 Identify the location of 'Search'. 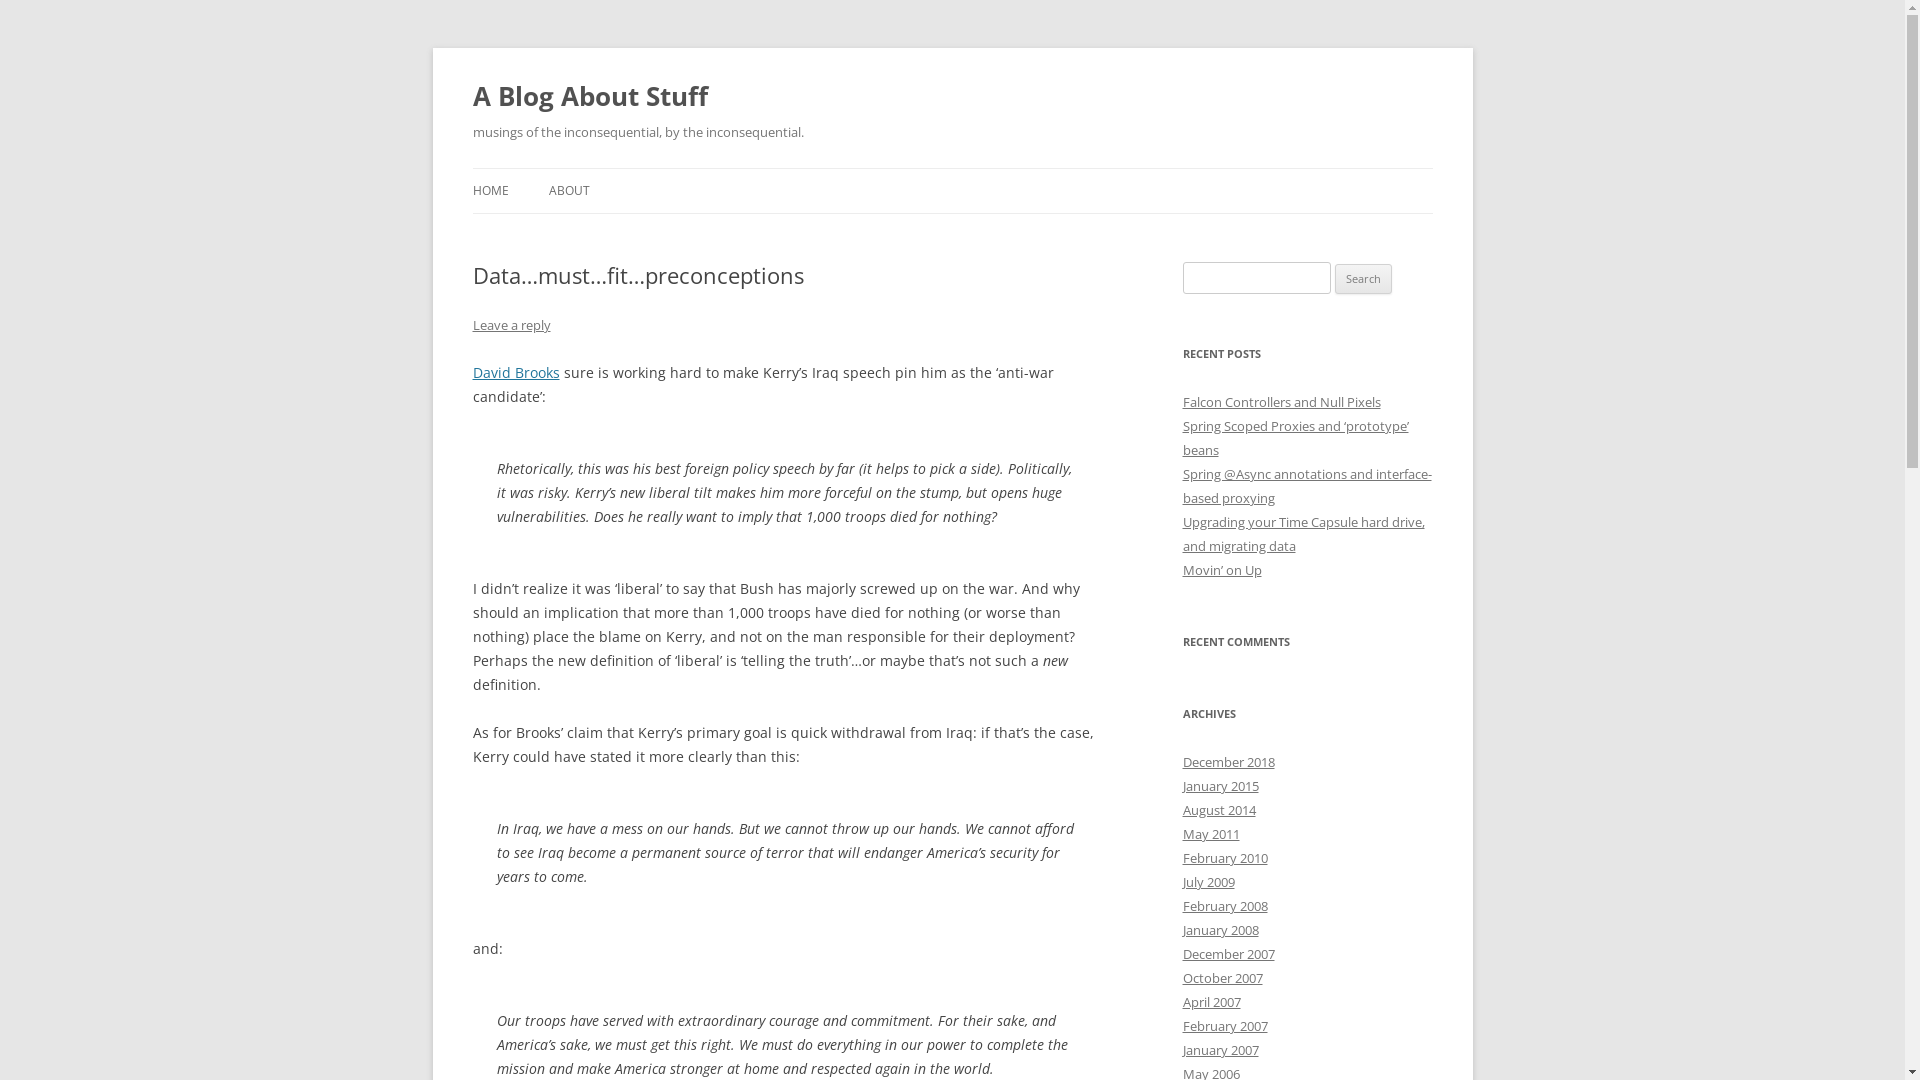
(1362, 278).